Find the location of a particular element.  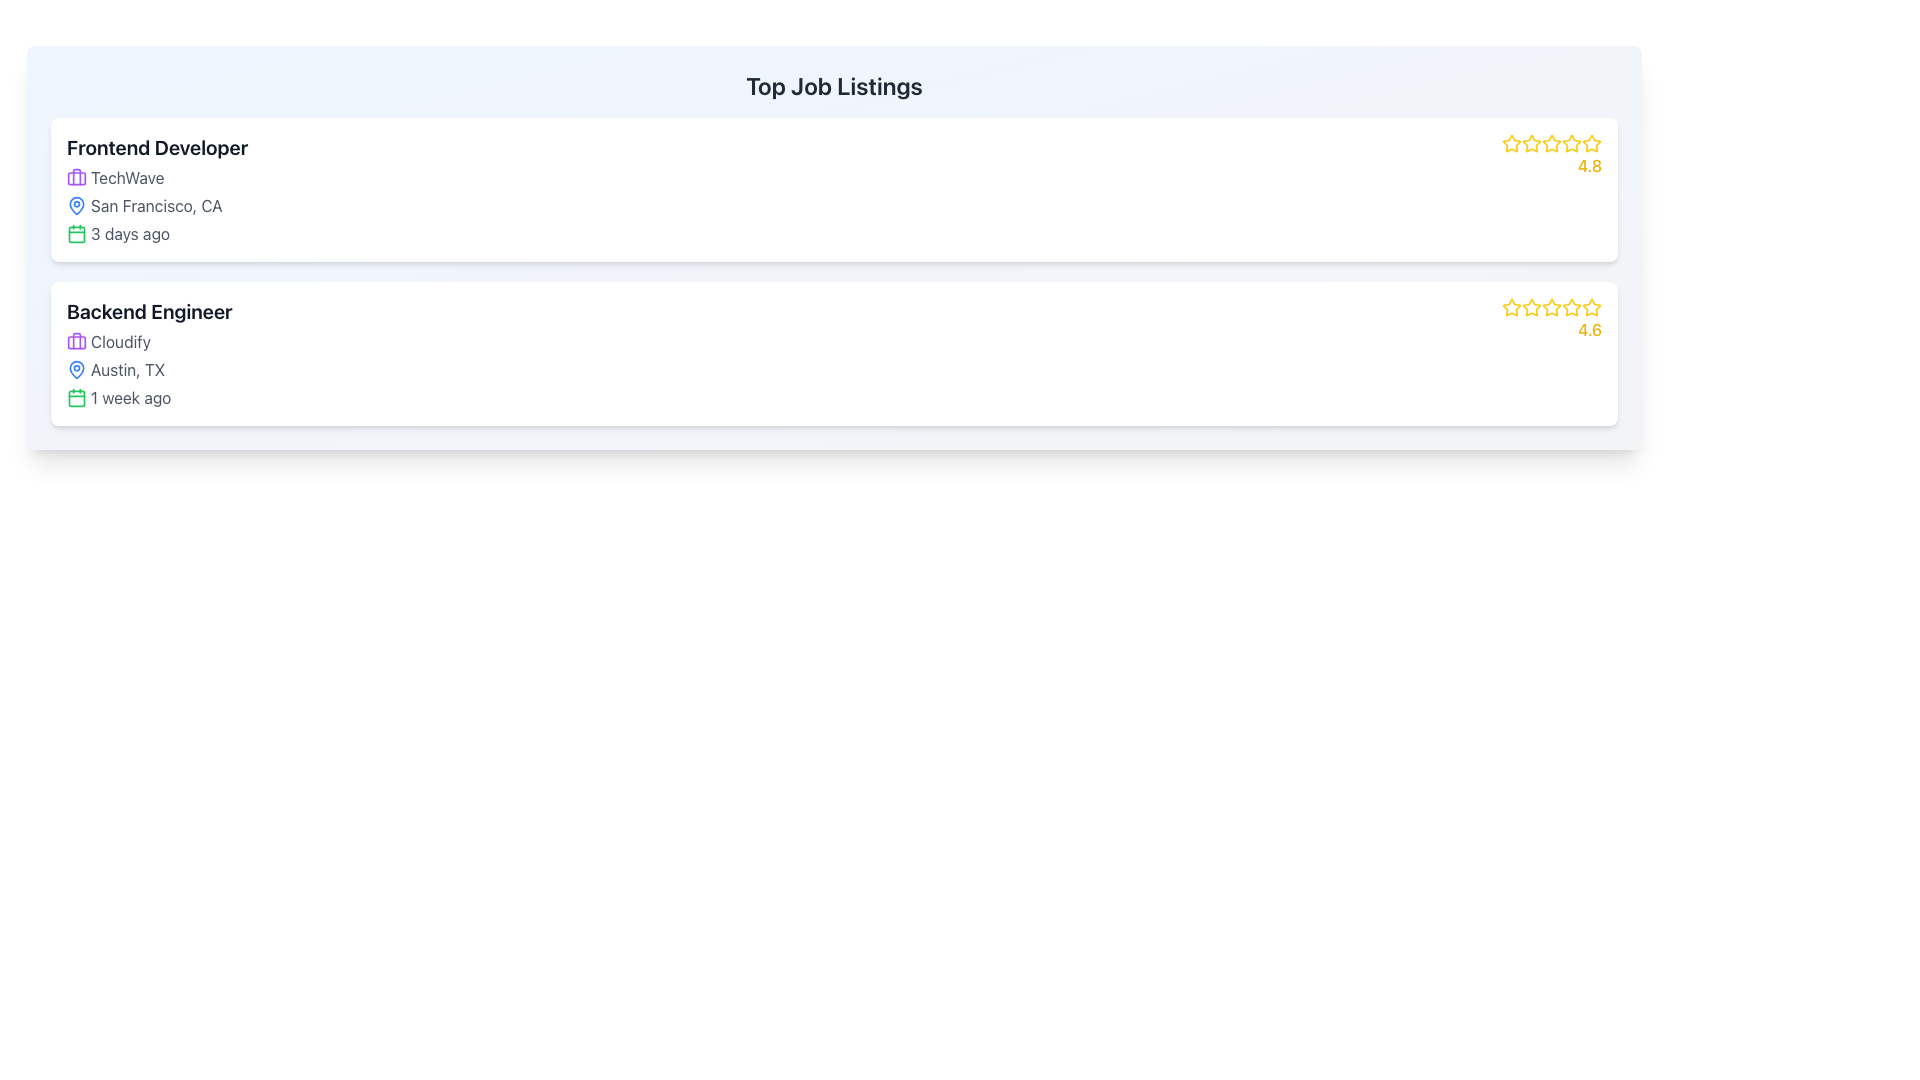

the third star icon in the rating system, which is filled with yellow and represents a score of '4.8' is located at coordinates (1550, 142).